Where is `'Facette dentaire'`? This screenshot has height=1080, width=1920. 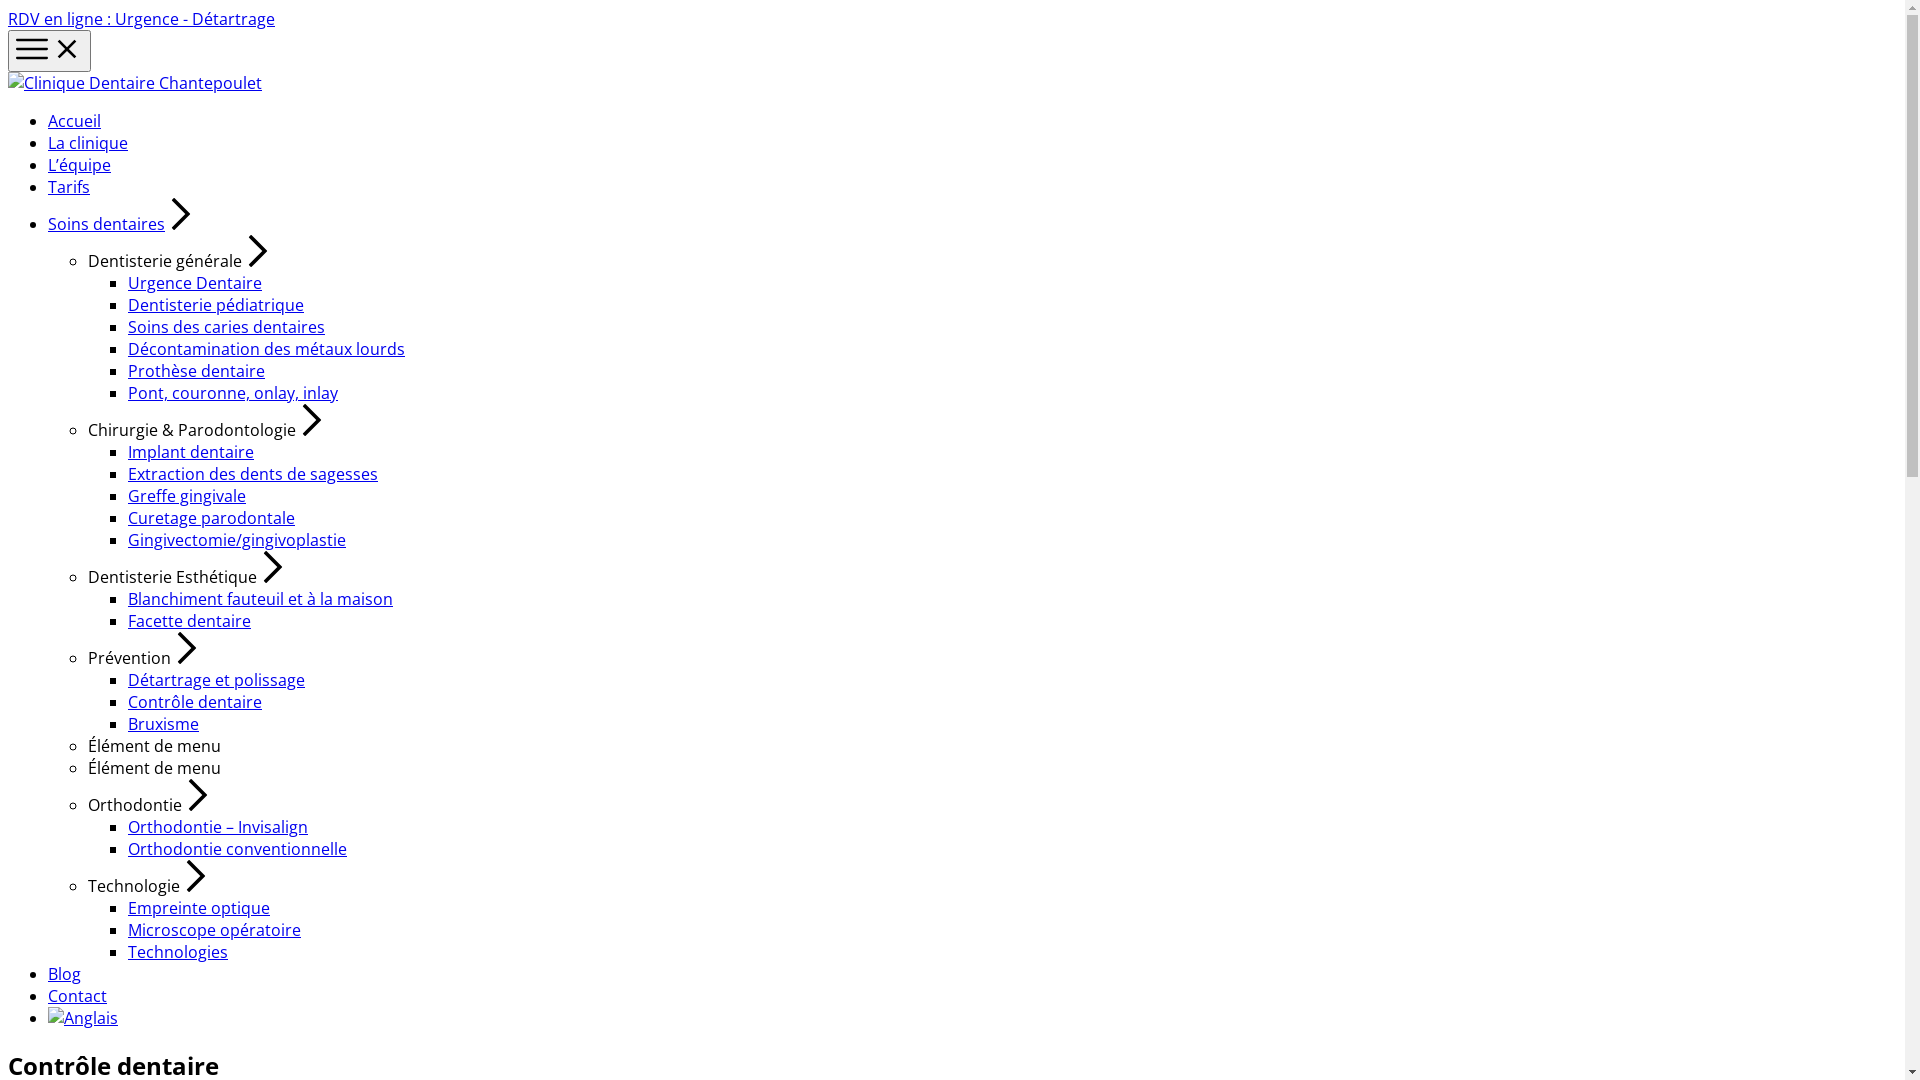
'Facette dentaire' is located at coordinates (189, 620).